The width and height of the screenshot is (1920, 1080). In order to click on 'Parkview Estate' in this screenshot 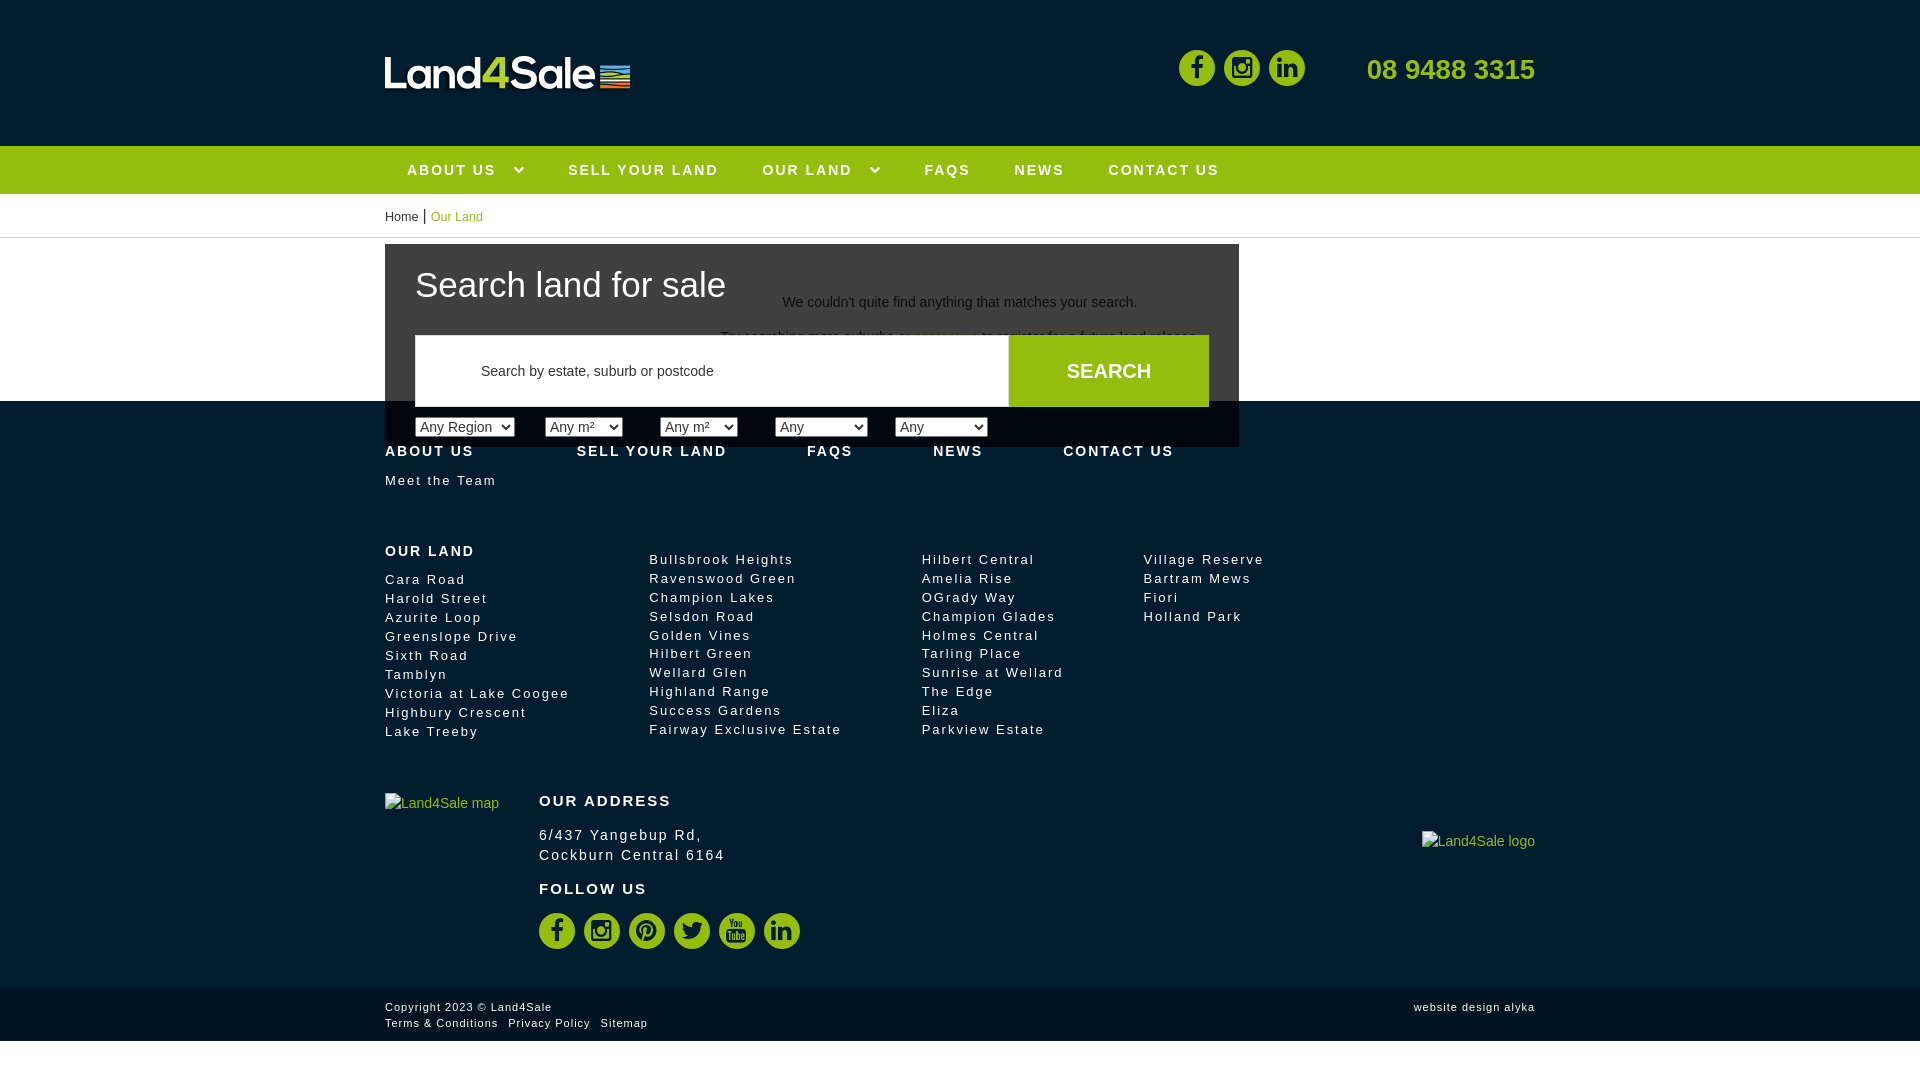, I will do `click(983, 729)`.